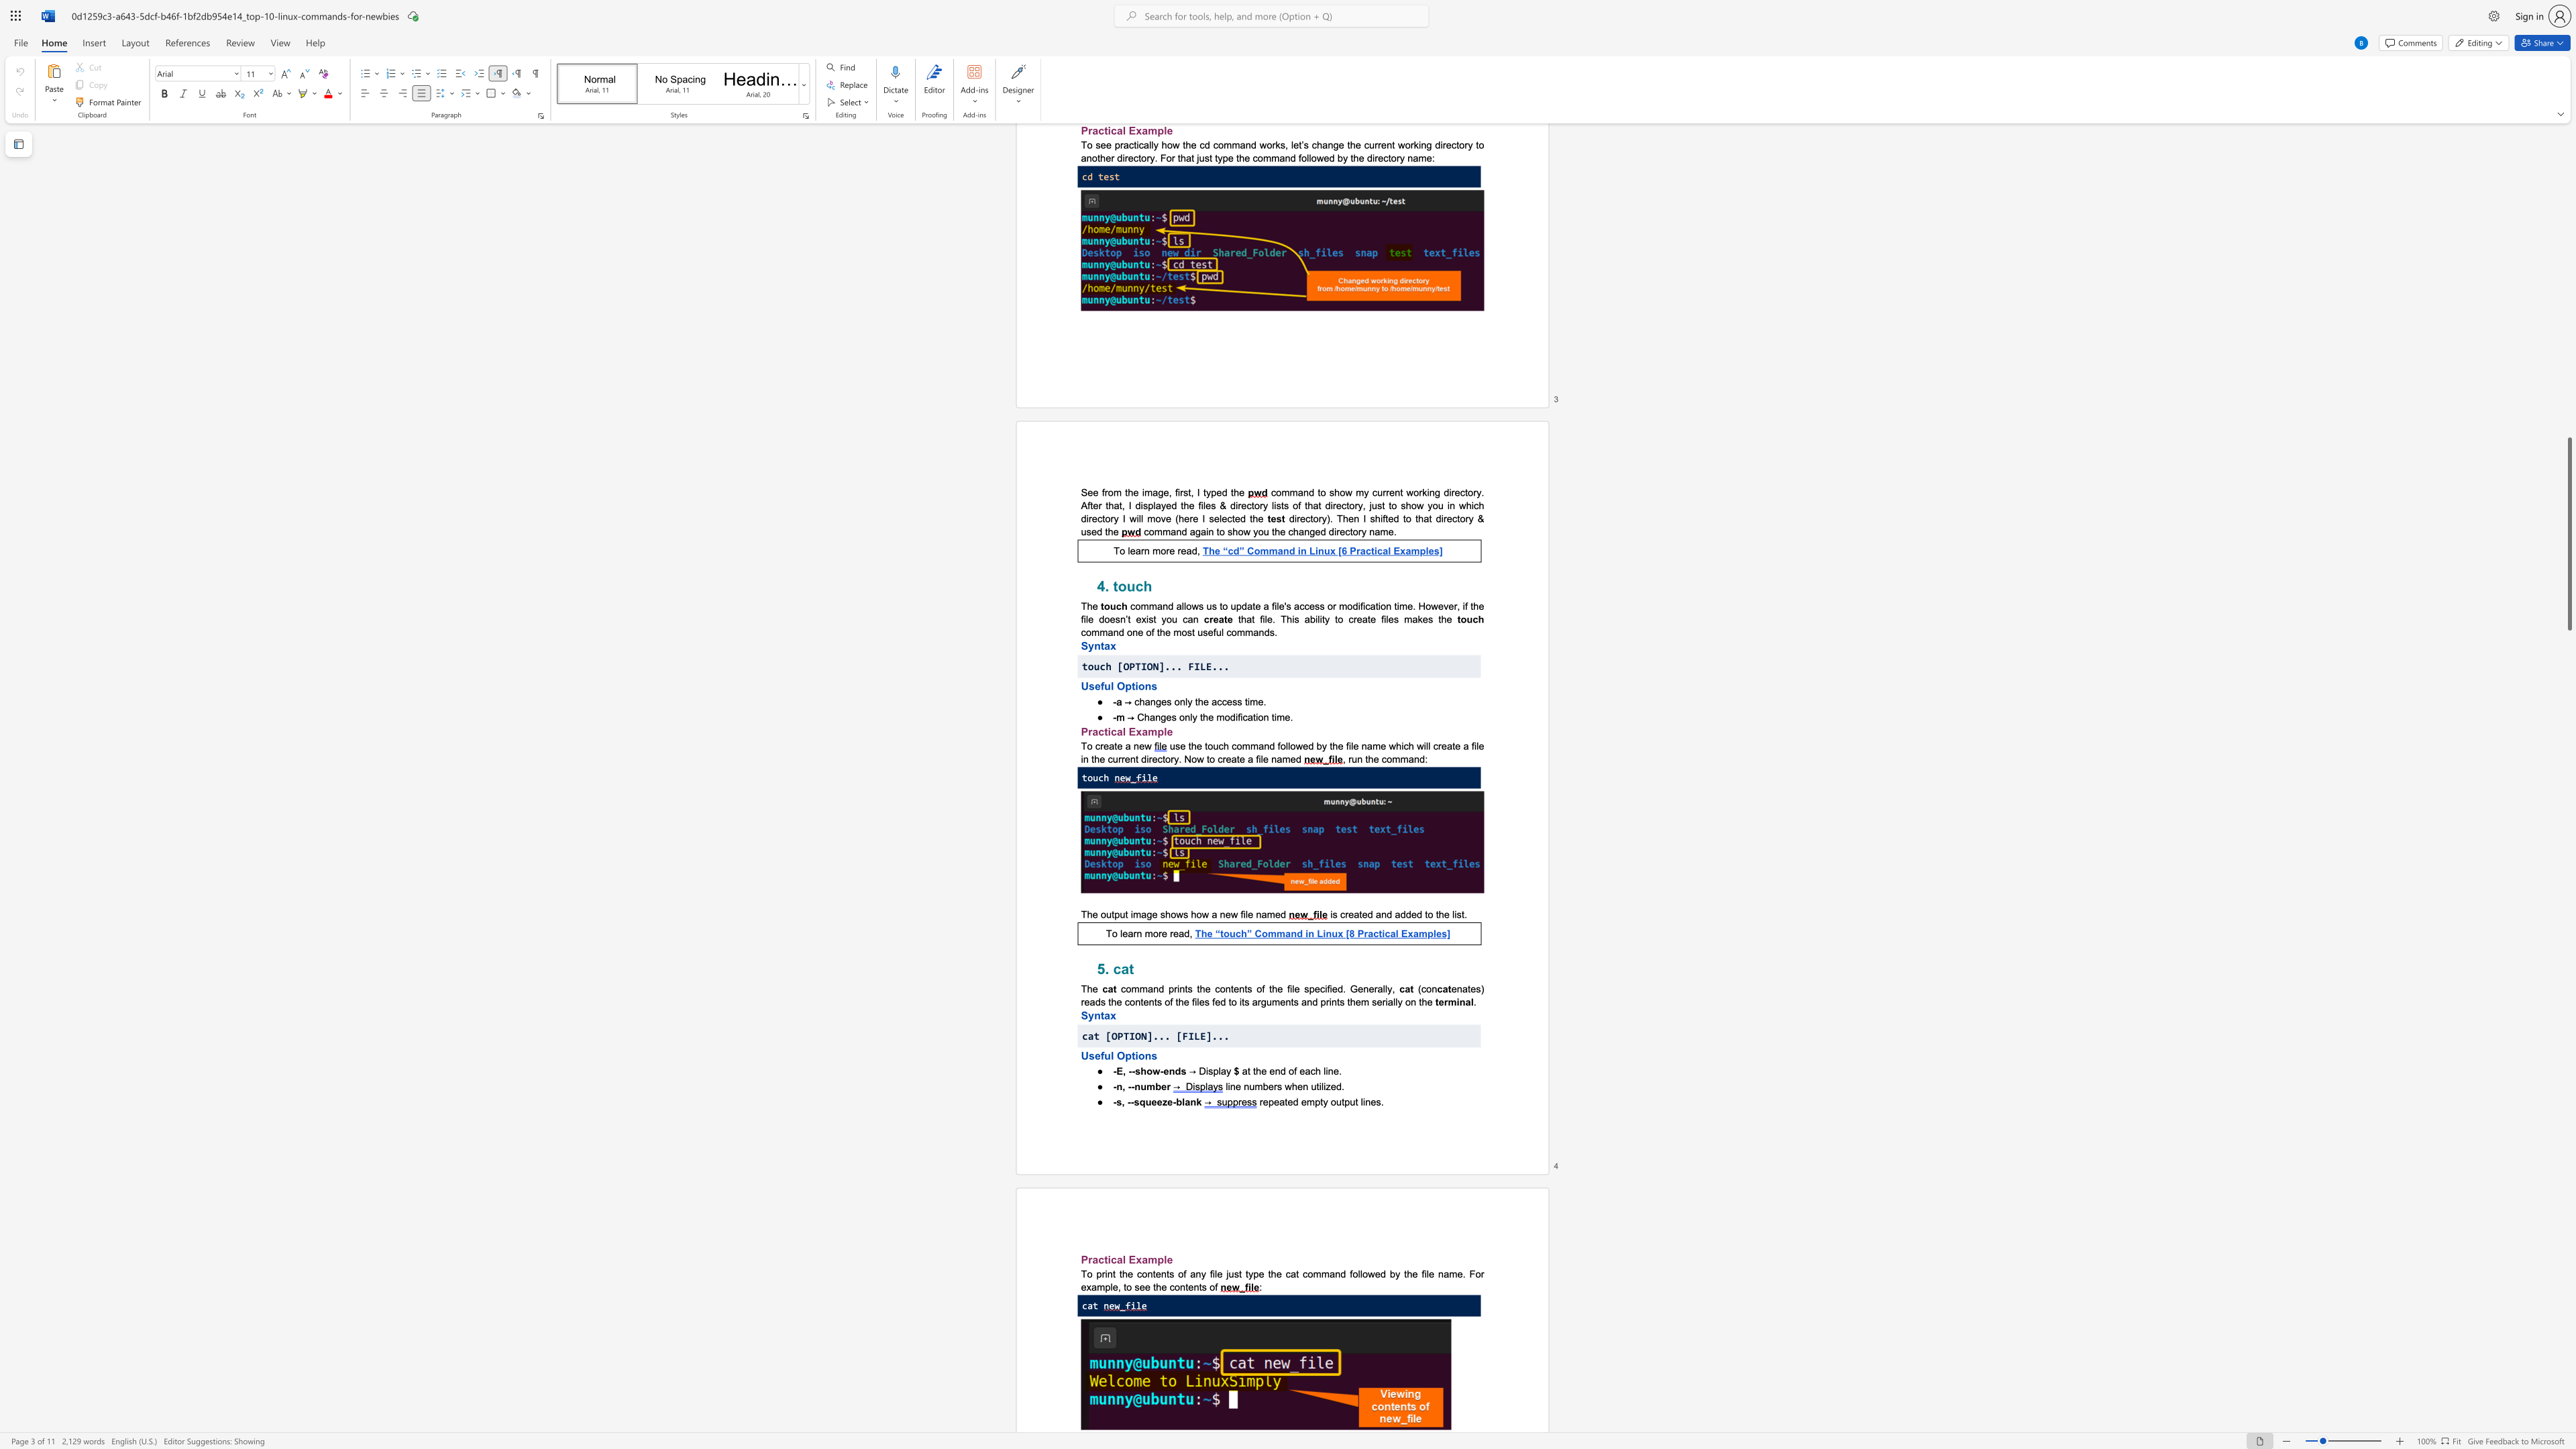  I want to click on the subset text "y," within the text "Generally,", so click(1387, 989).